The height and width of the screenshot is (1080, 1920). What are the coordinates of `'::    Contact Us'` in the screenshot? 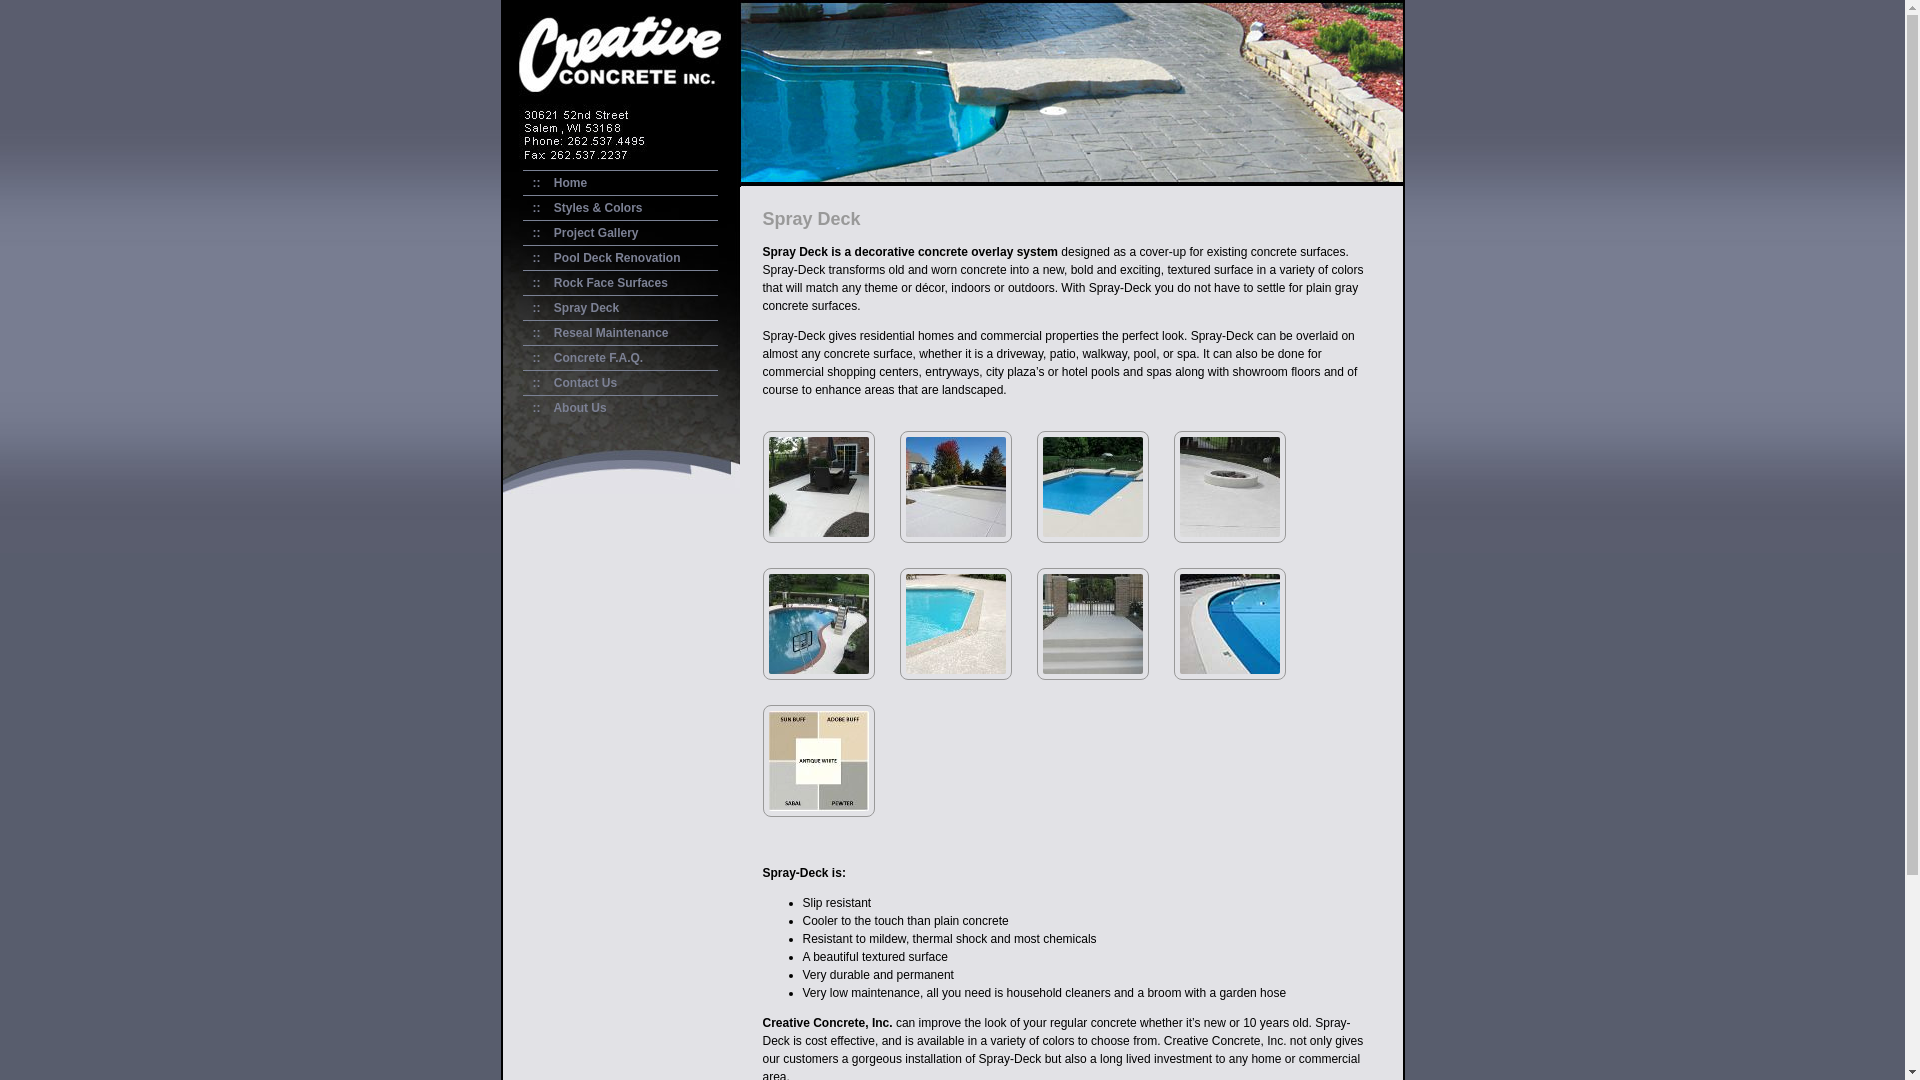 It's located at (568, 382).